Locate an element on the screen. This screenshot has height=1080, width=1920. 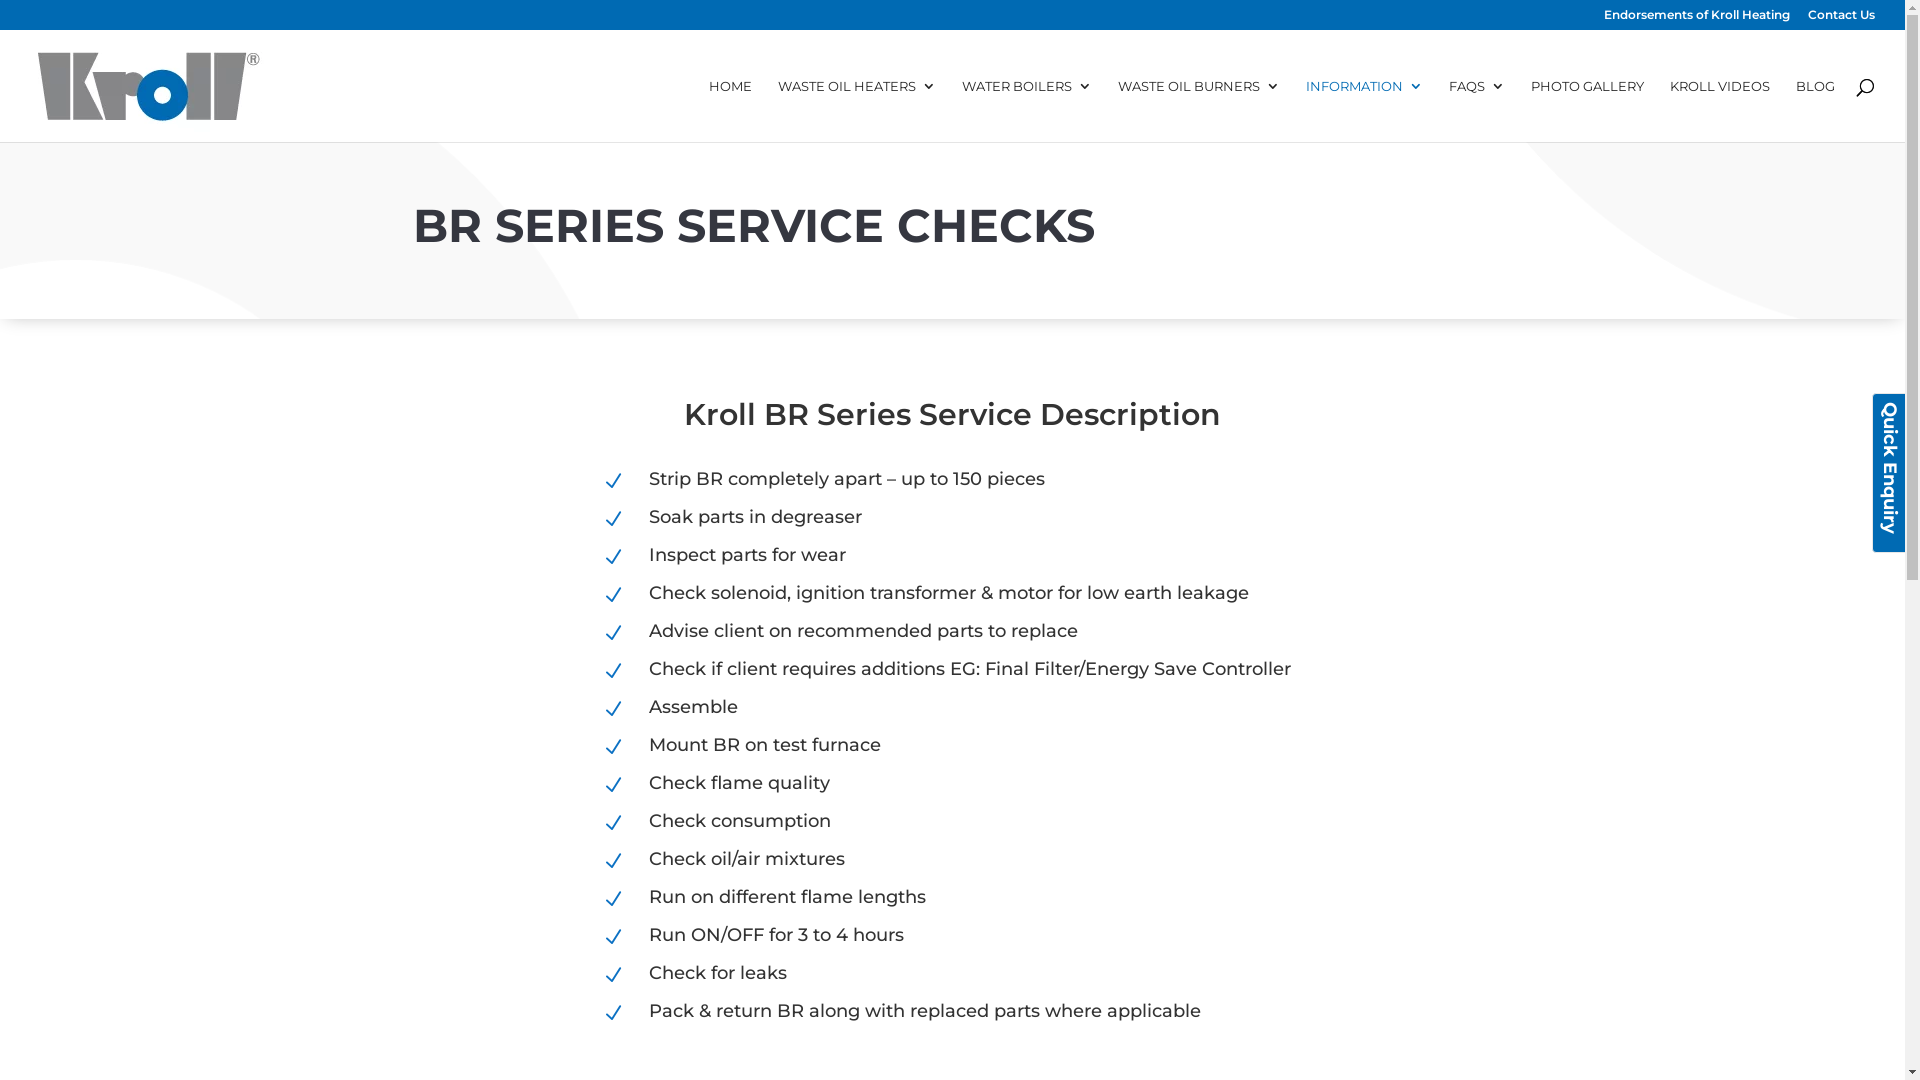
'WASTE OIL HEATERS' is located at coordinates (857, 110).